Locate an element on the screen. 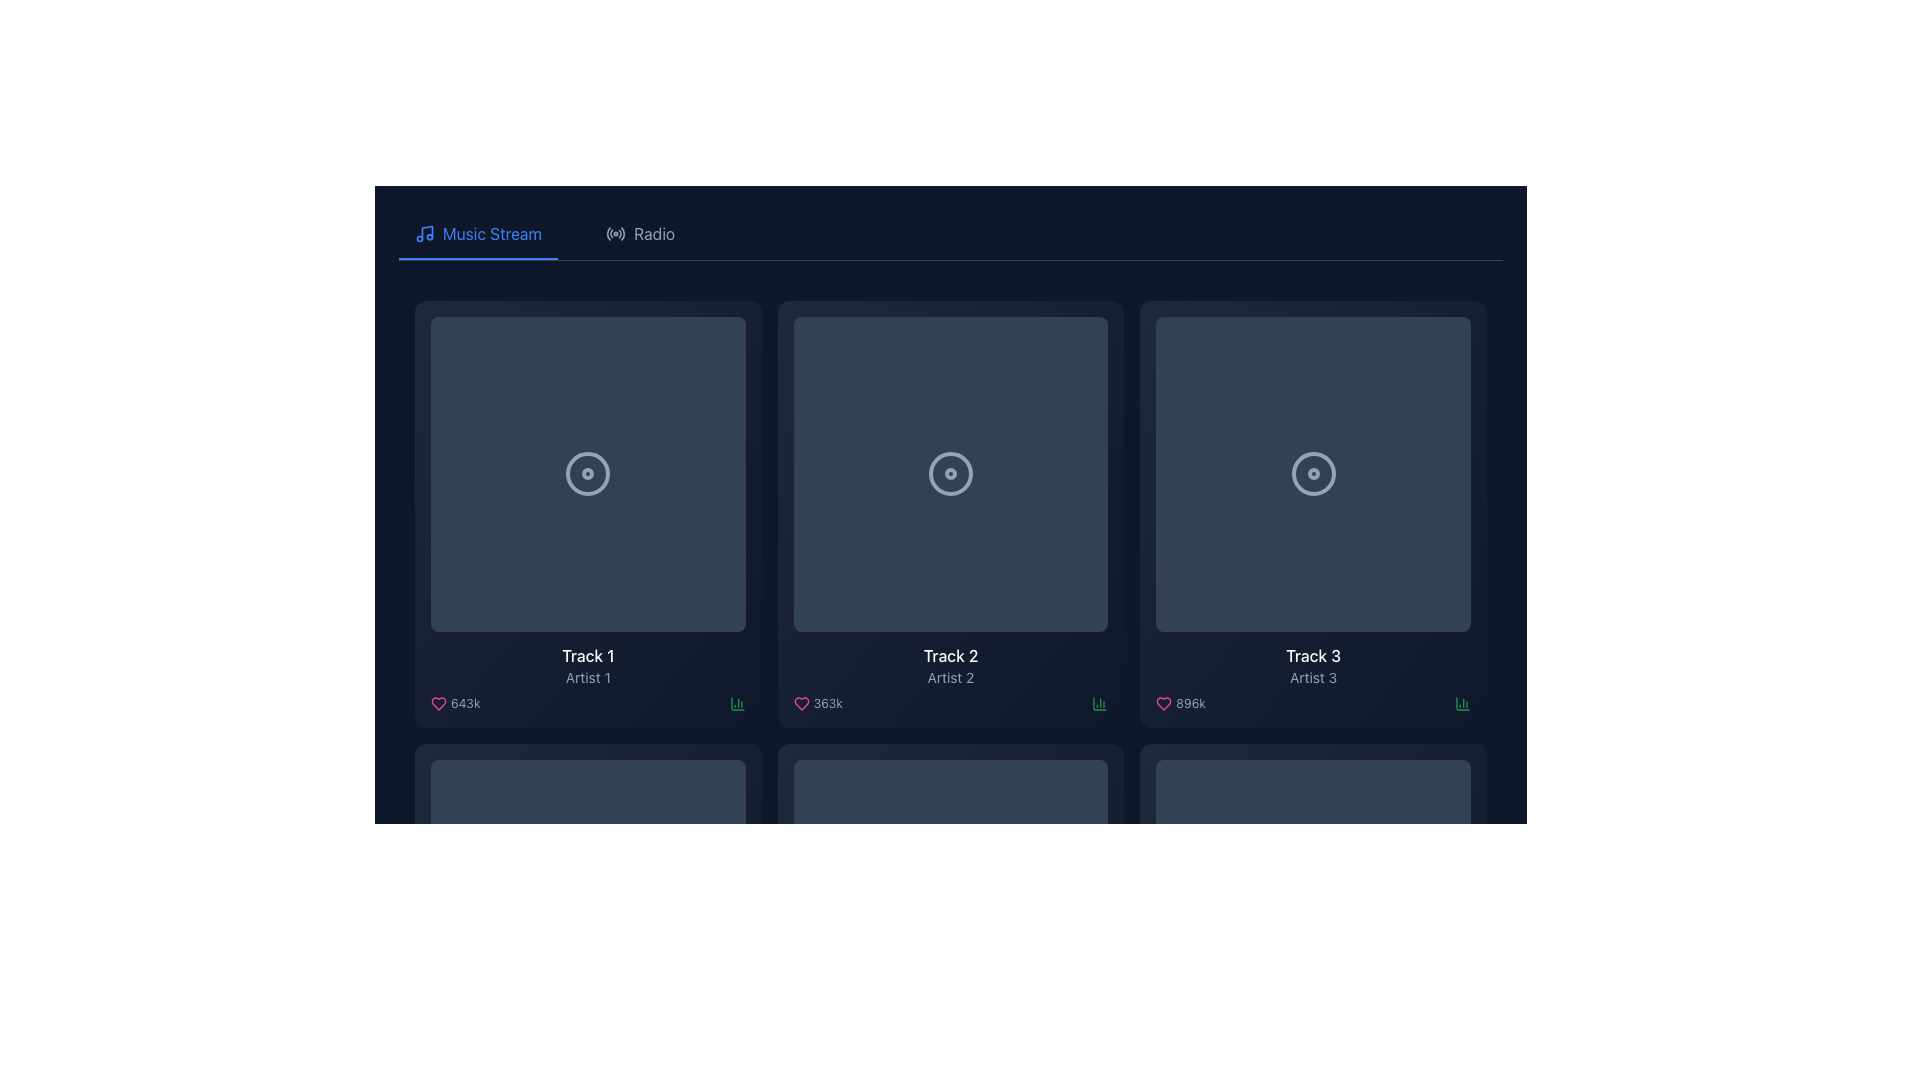  the first navigation tab in the navigation bar is located at coordinates (477, 234).